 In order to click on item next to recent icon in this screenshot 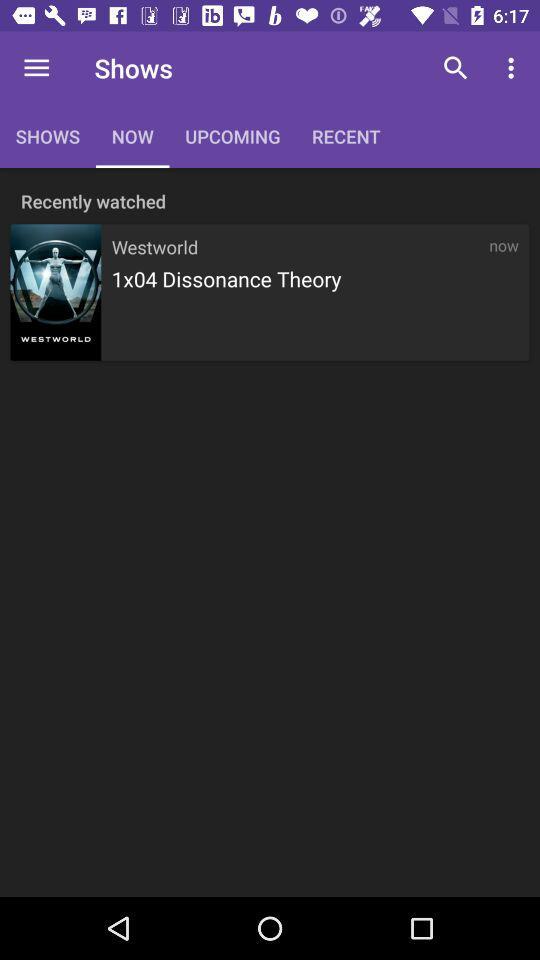, I will do `click(455, 68)`.